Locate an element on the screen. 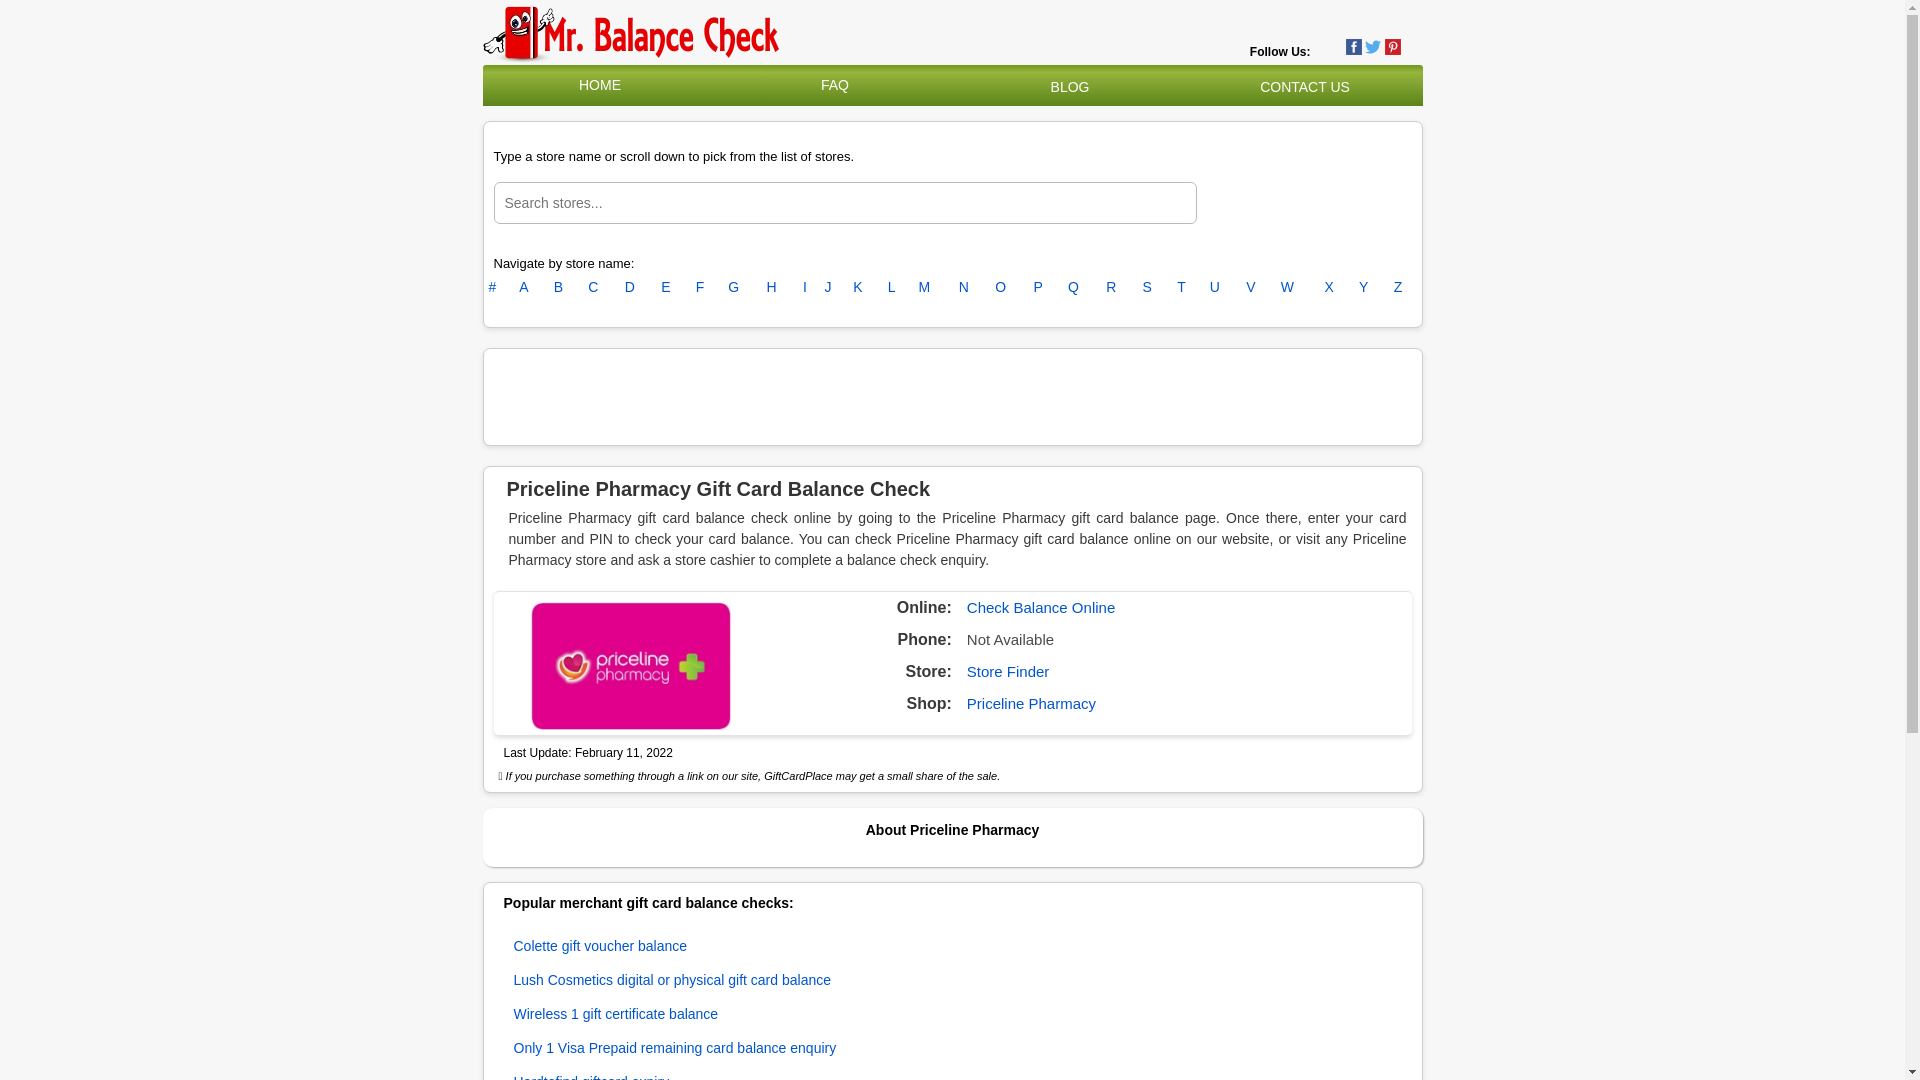  'T' is located at coordinates (1181, 286).